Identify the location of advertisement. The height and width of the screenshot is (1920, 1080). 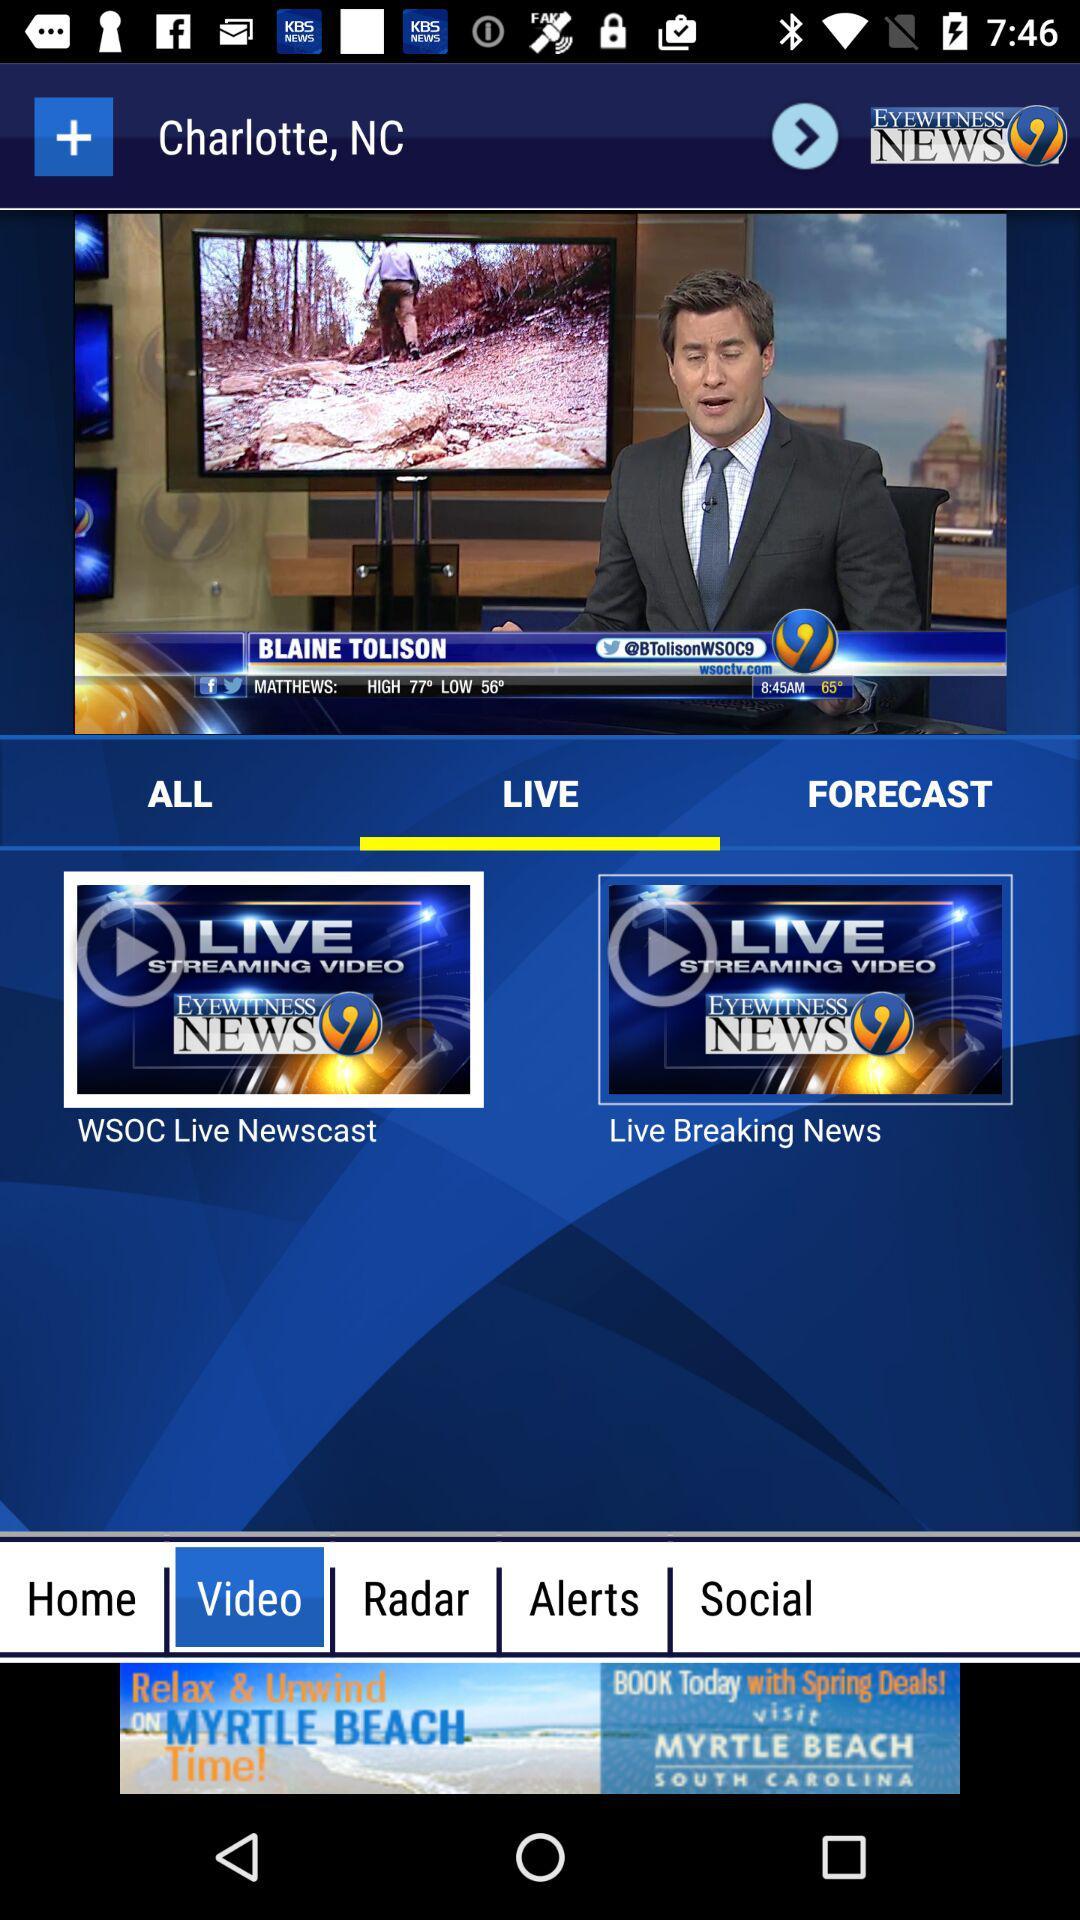
(540, 1727).